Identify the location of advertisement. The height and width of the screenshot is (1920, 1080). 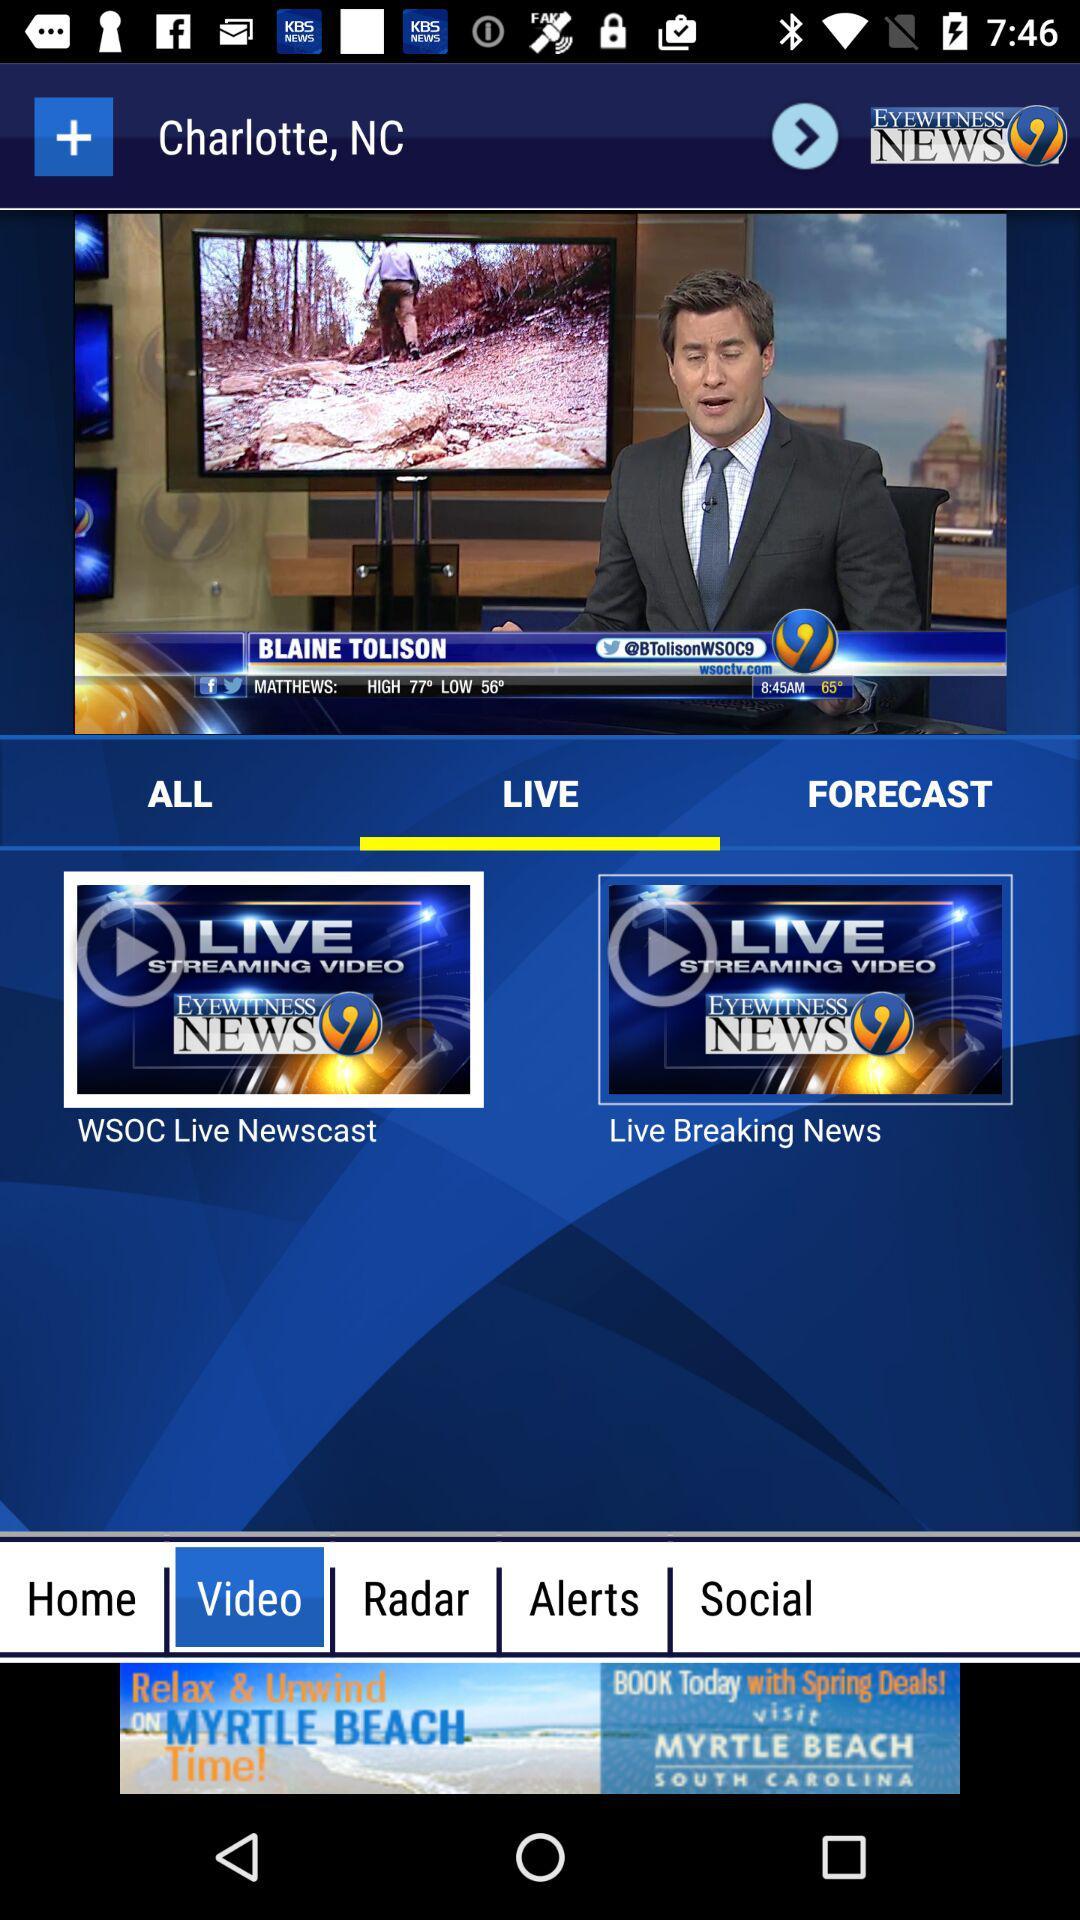
(540, 1727).